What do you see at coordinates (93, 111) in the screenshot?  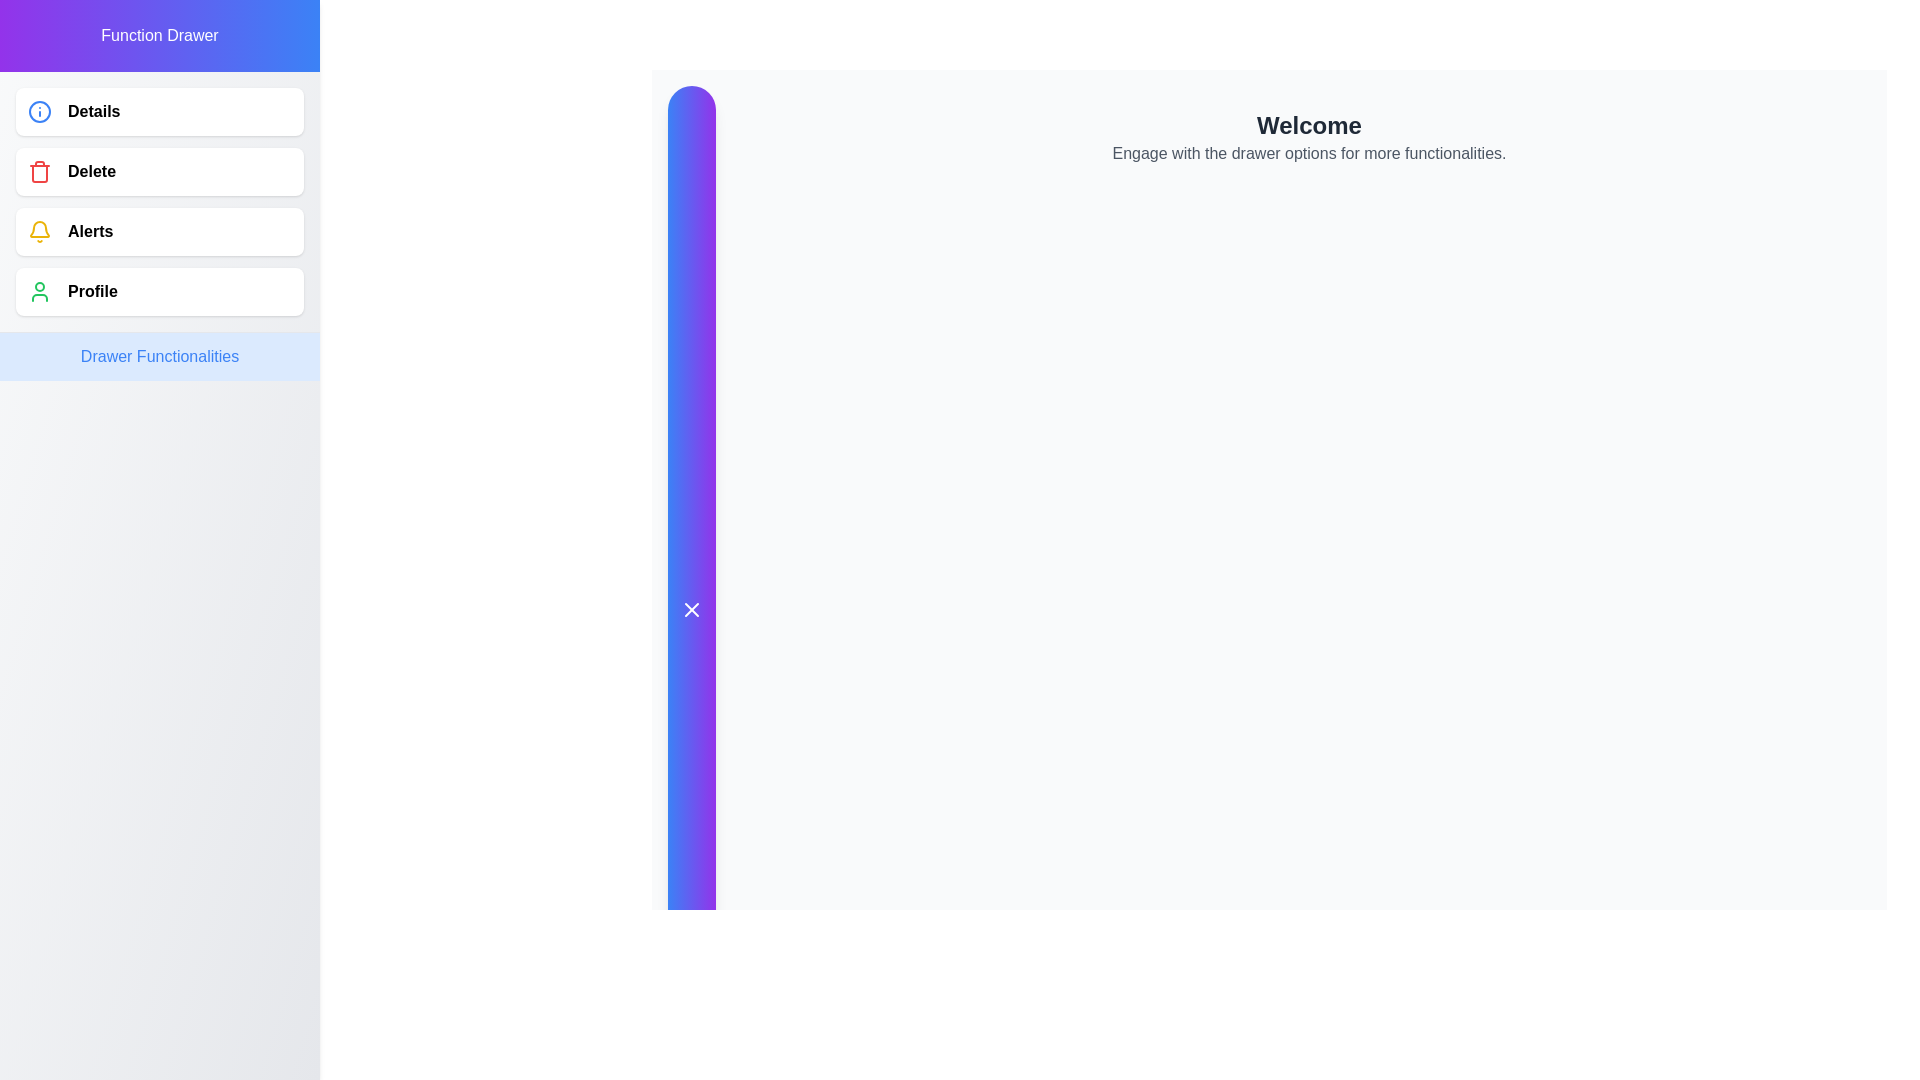 I see `the 'Details' text label in the side navigation drawer, which is located to the right of the blue information icon` at bounding box center [93, 111].